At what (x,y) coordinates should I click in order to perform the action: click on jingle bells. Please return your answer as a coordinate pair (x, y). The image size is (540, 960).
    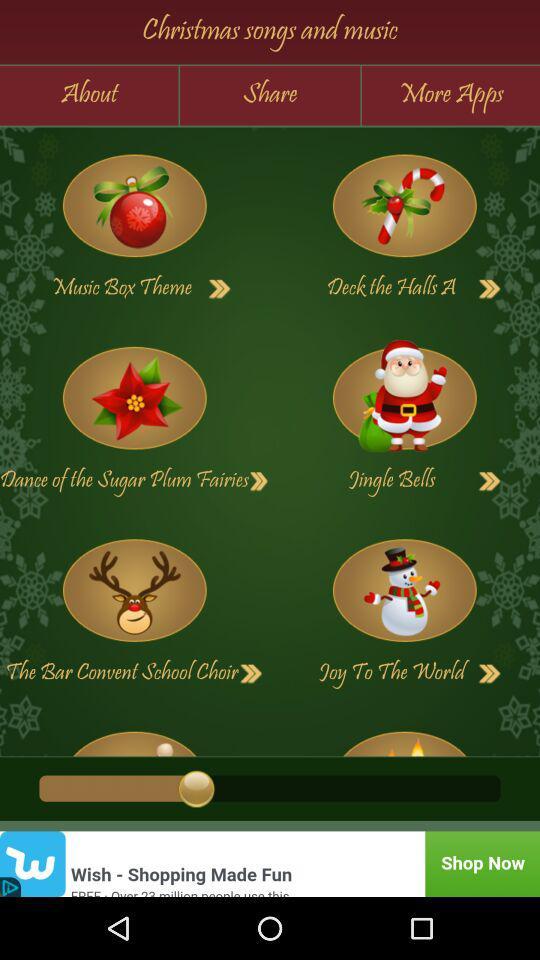
    Looking at the image, I should click on (404, 397).